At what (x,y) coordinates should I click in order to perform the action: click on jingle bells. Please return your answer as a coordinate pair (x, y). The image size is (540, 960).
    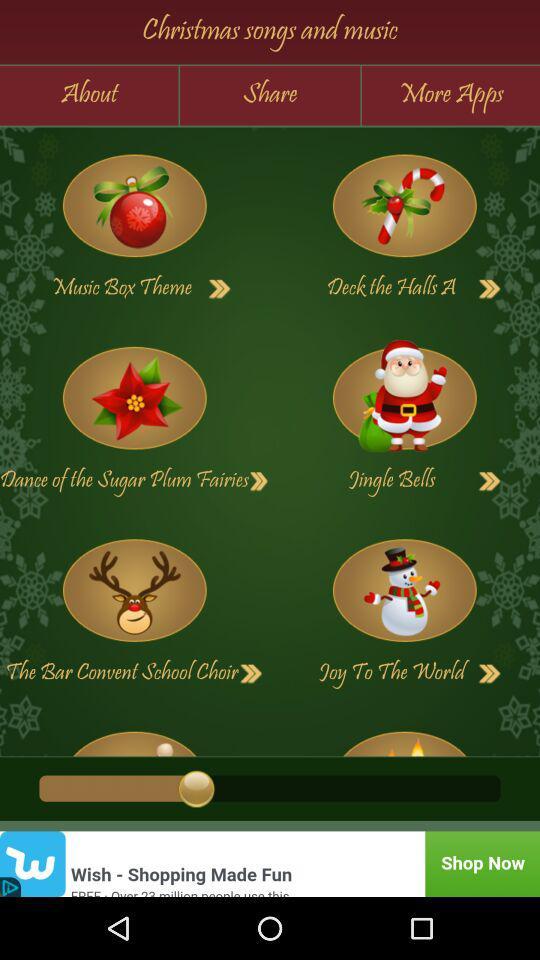
    Looking at the image, I should click on (404, 397).